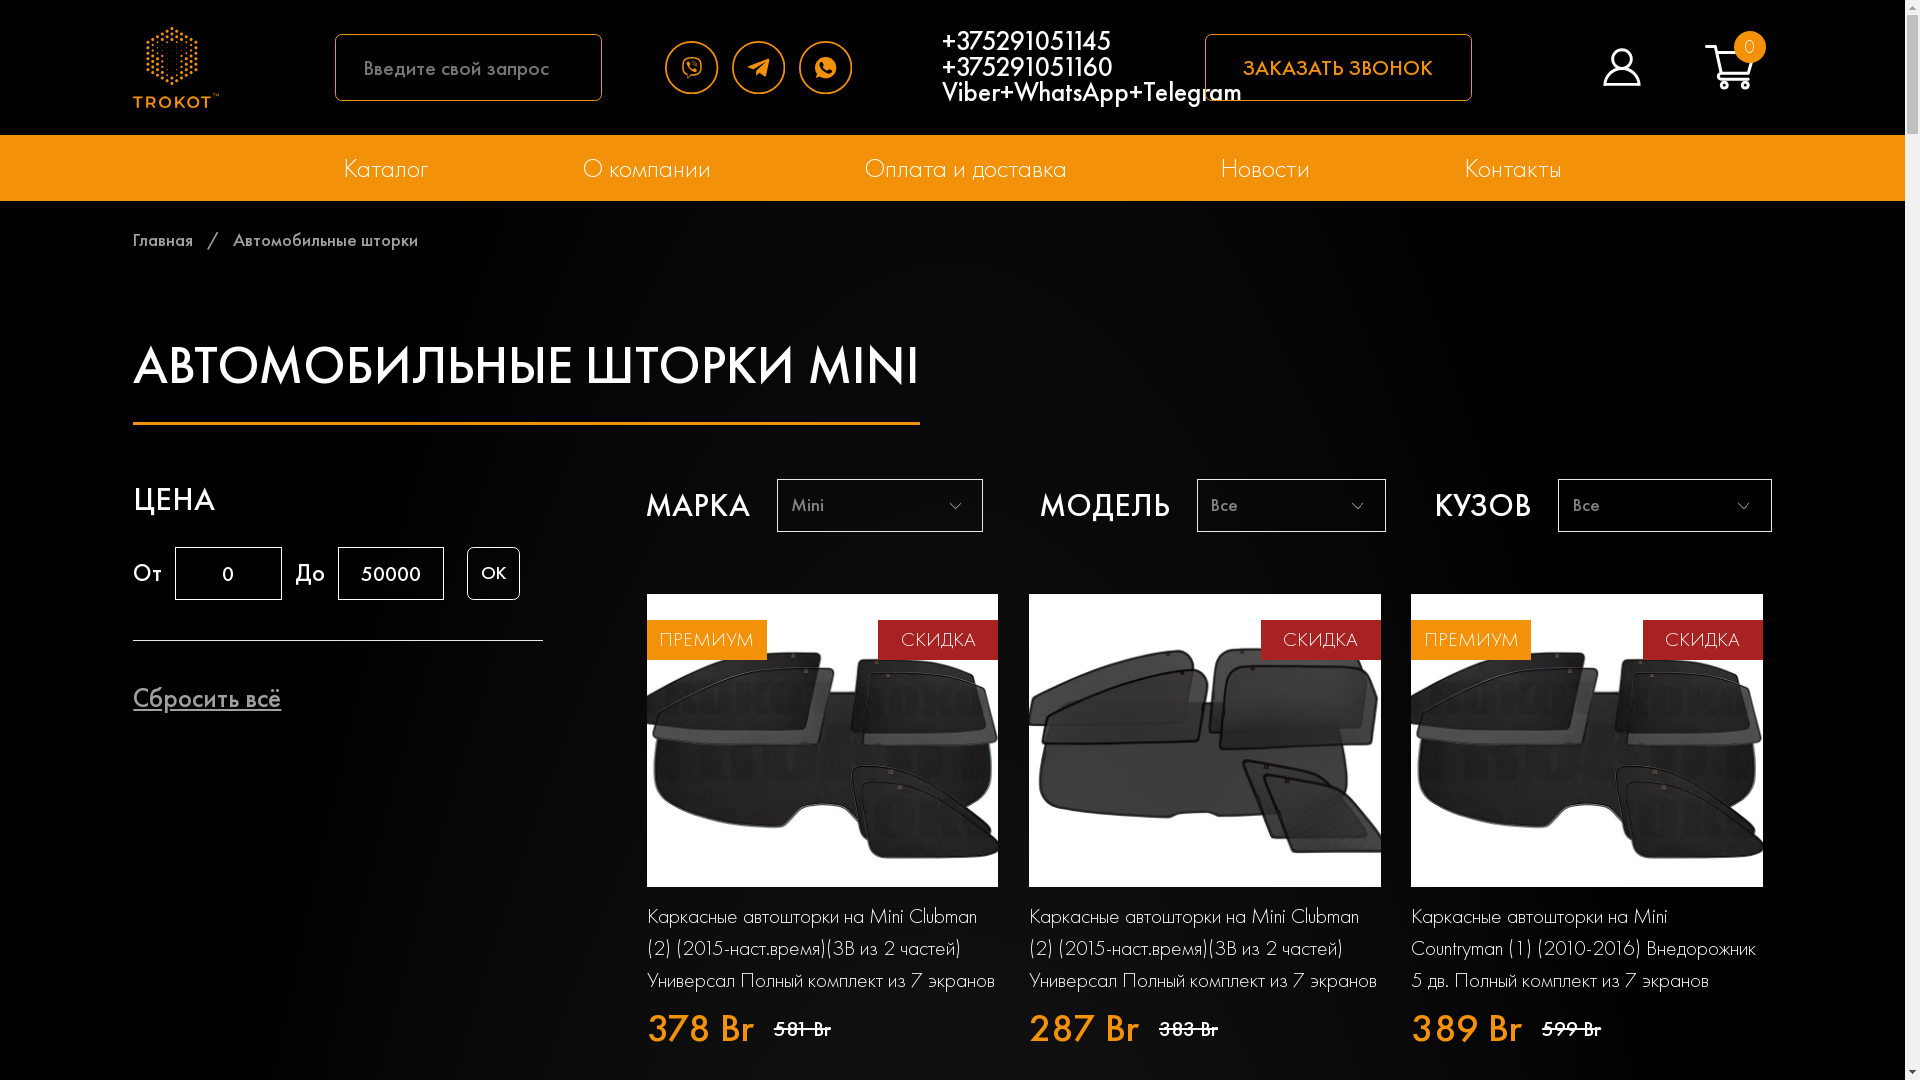 This screenshot has width=1920, height=1080. What do you see at coordinates (832, 66) in the screenshot?
I see `'WhatsApp'` at bounding box center [832, 66].